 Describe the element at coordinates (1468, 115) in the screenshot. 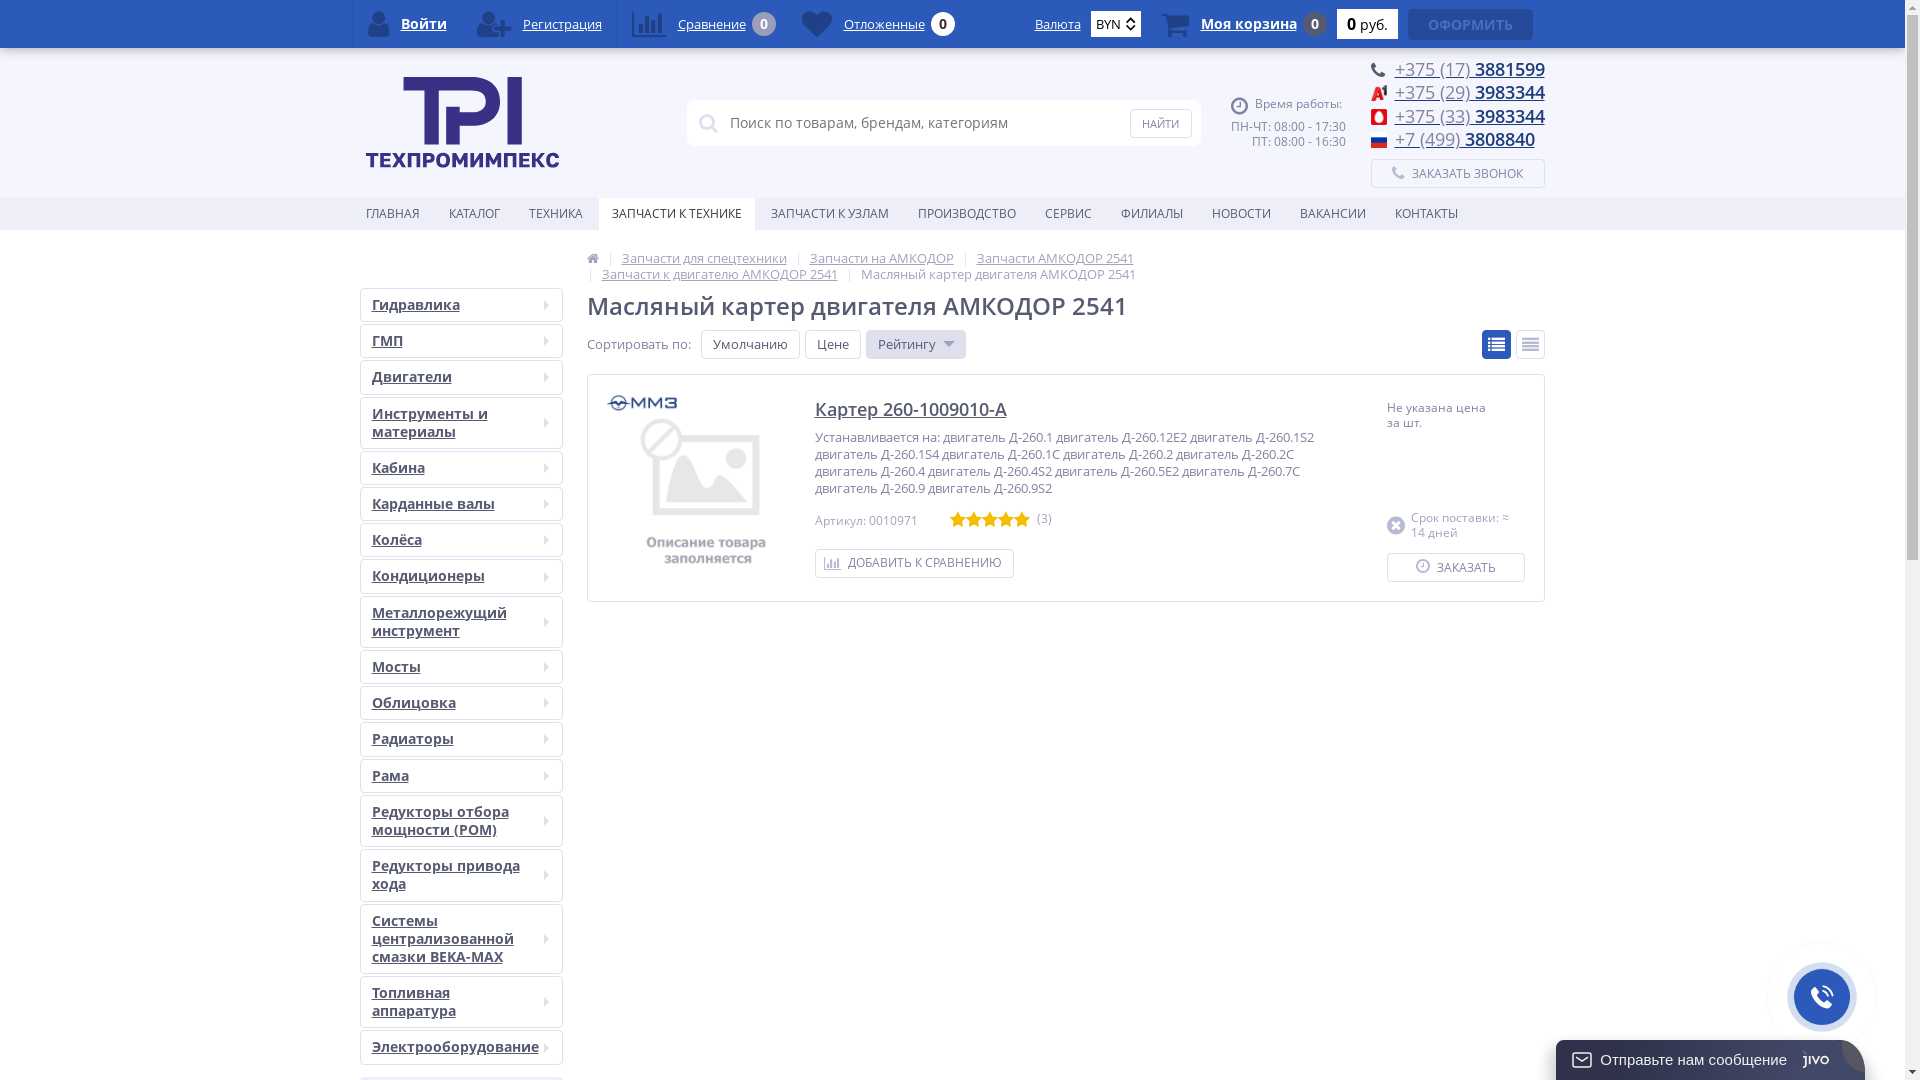

I see `'+375 (33) 3983344'` at that location.